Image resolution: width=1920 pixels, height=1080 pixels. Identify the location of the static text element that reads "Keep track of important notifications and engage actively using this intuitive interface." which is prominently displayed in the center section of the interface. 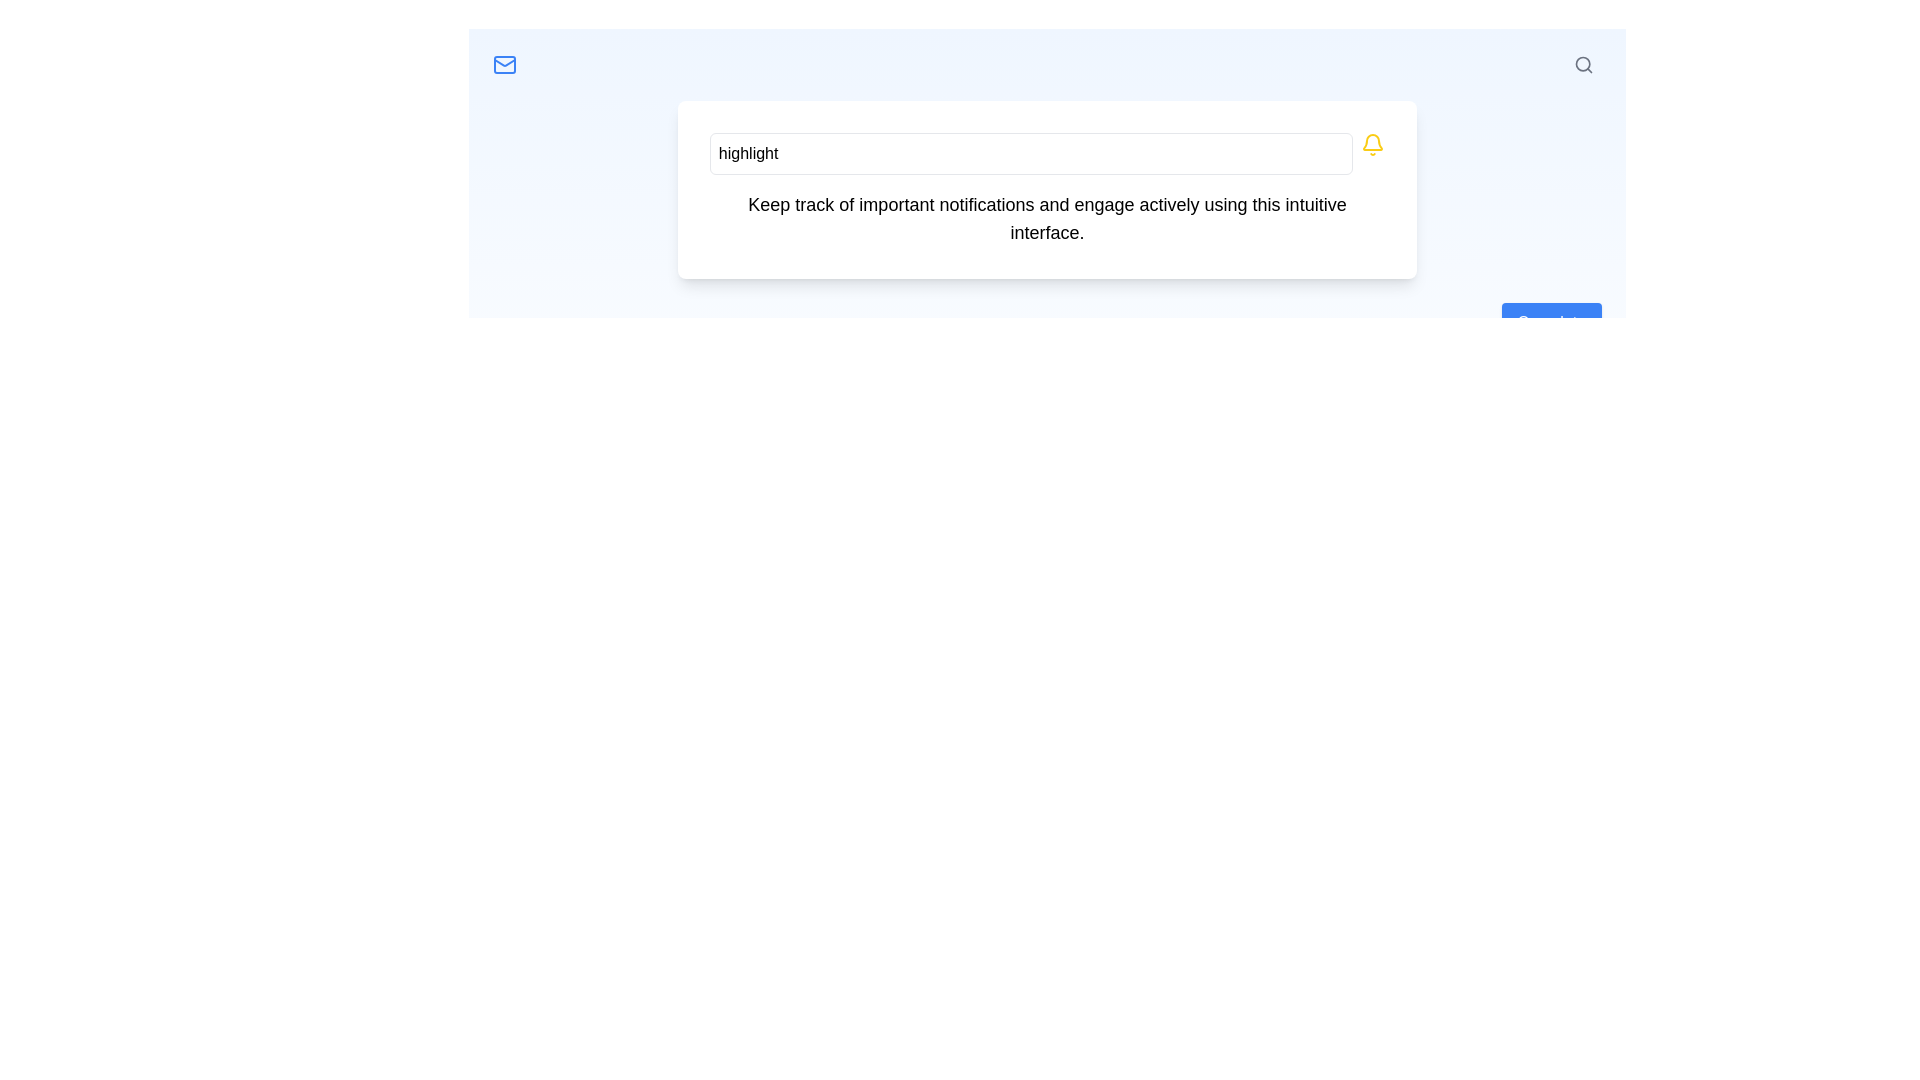
(1046, 219).